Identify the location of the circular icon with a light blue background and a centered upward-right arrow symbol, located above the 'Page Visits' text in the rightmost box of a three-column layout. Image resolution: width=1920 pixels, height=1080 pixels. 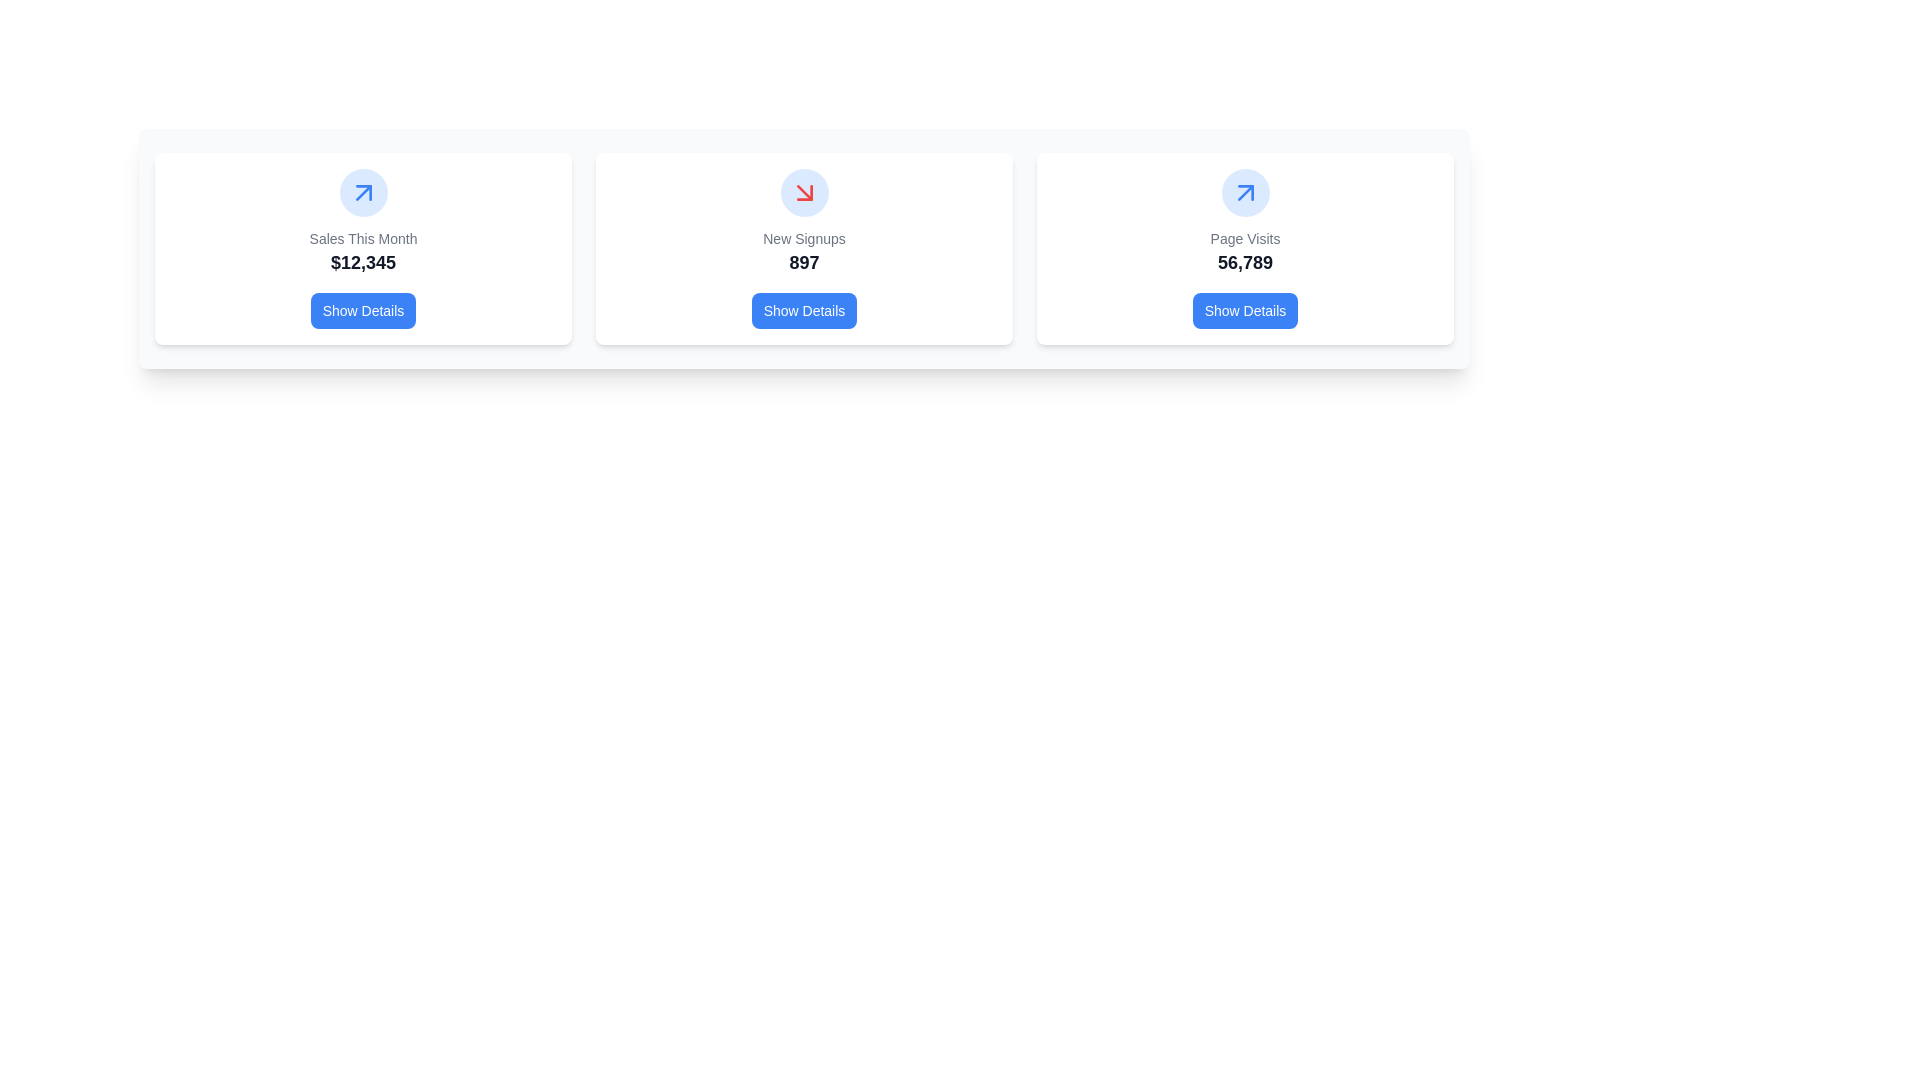
(1244, 192).